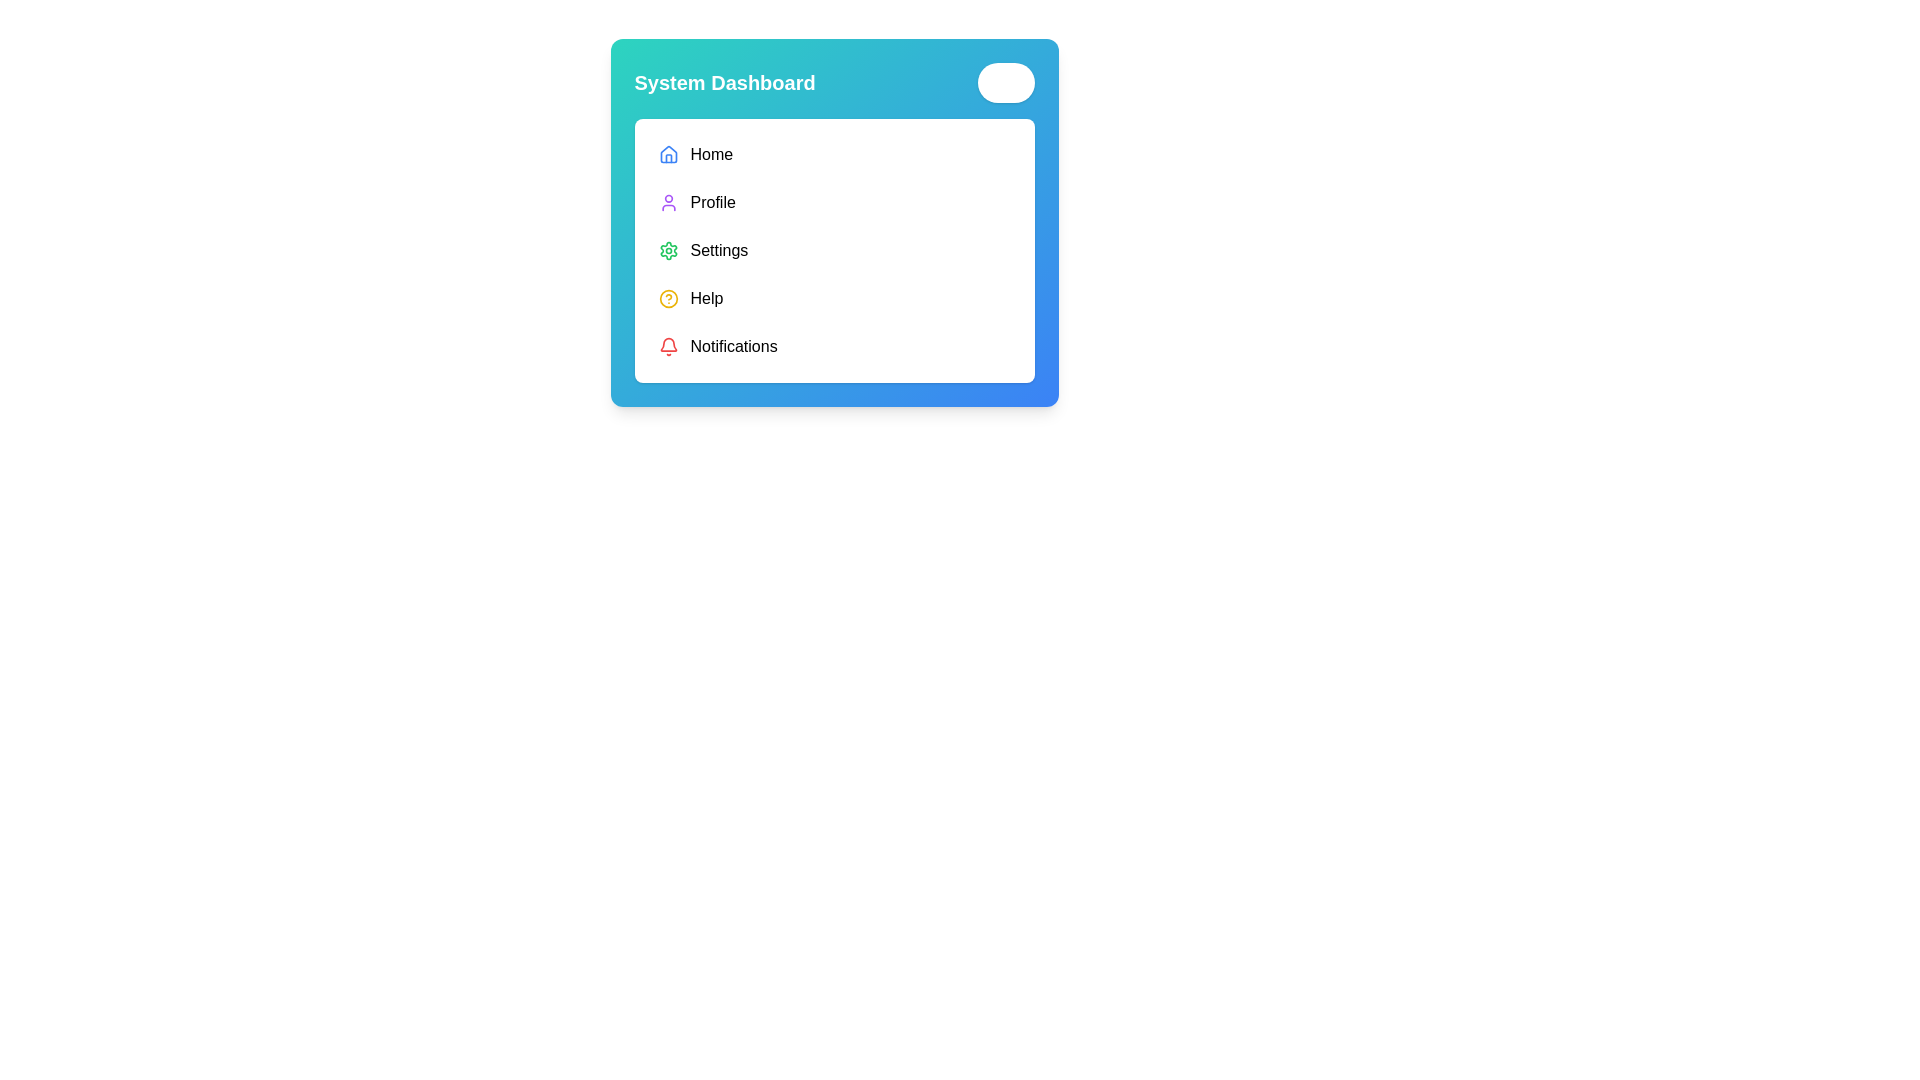 The width and height of the screenshot is (1920, 1080). What do you see at coordinates (668, 249) in the screenshot?
I see `the green cogwheel-shaped icon located to the left of the 'Settings' text label in the fourth row of the vertical menu` at bounding box center [668, 249].